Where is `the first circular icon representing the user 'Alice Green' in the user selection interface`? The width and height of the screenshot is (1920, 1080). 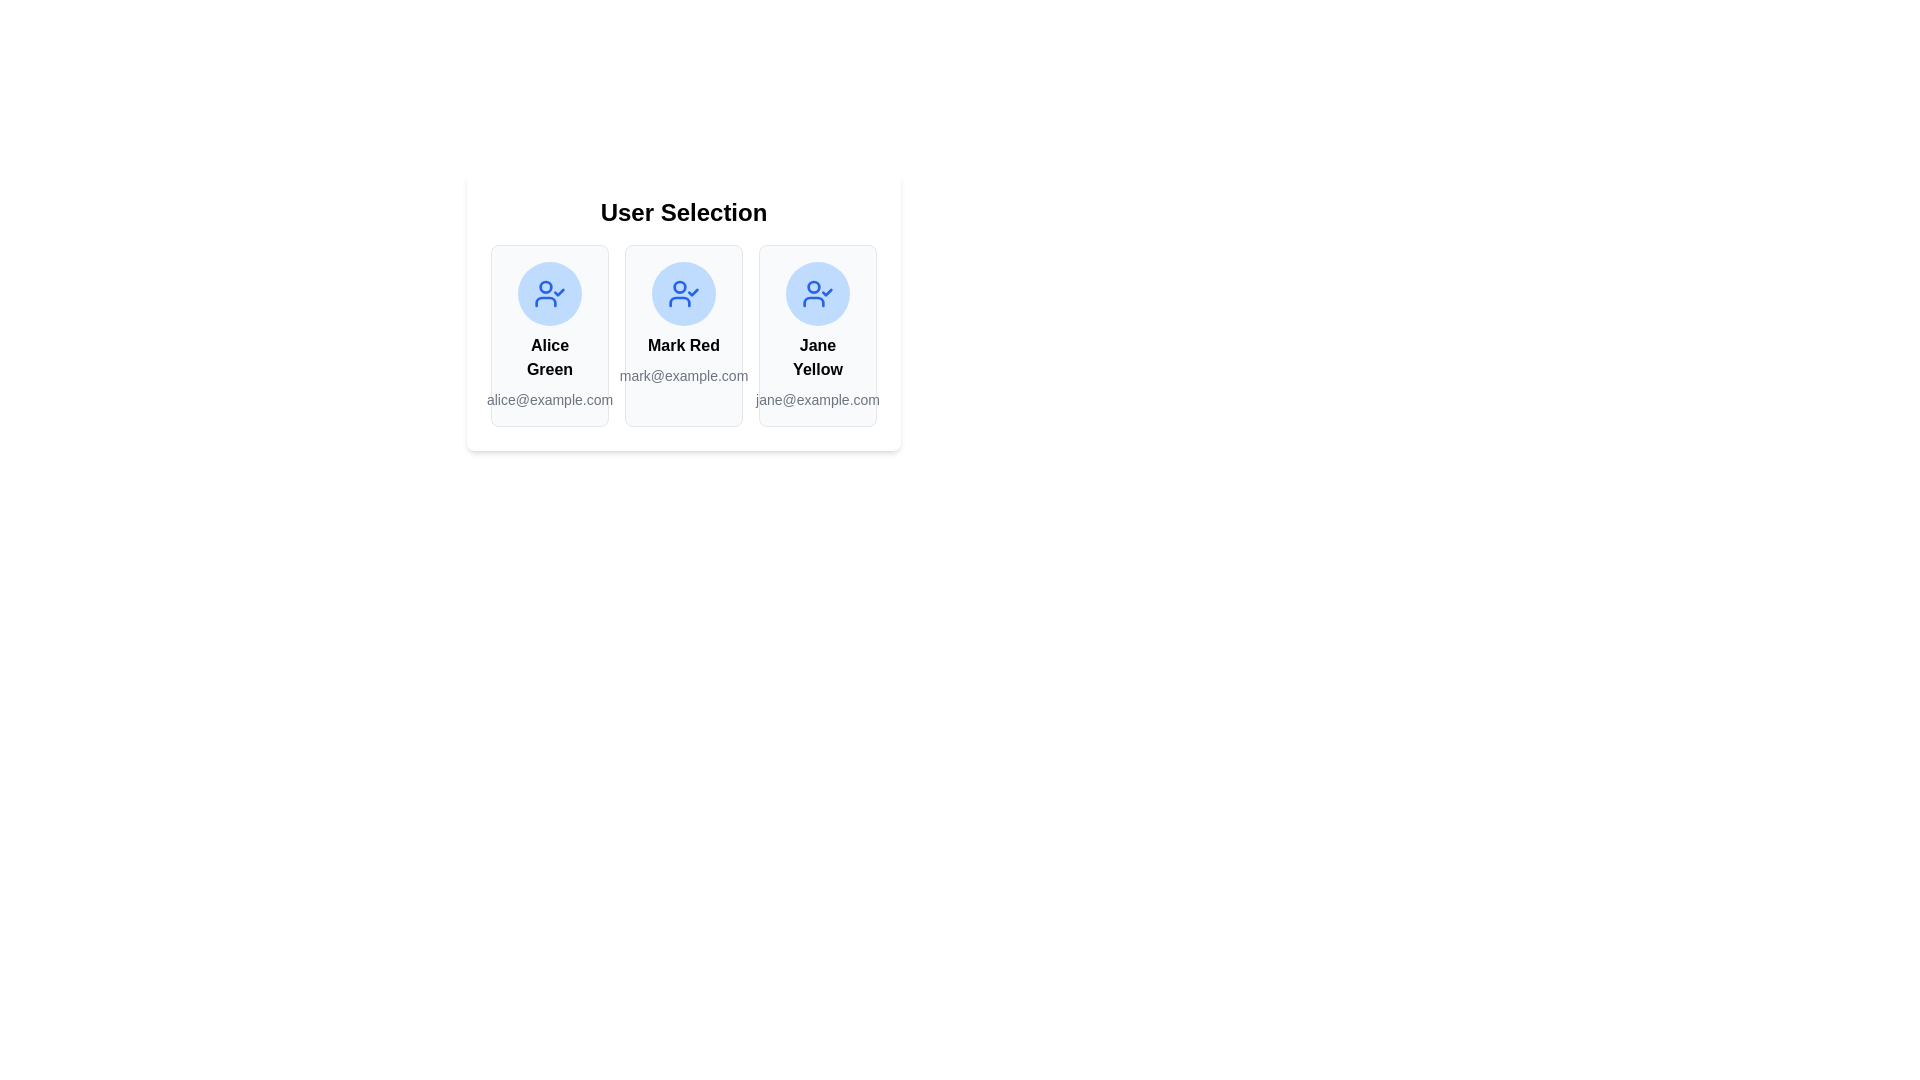 the first circular icon representing the user 'Alice Green' in the user selection interface is located at coordinates (550, 293).